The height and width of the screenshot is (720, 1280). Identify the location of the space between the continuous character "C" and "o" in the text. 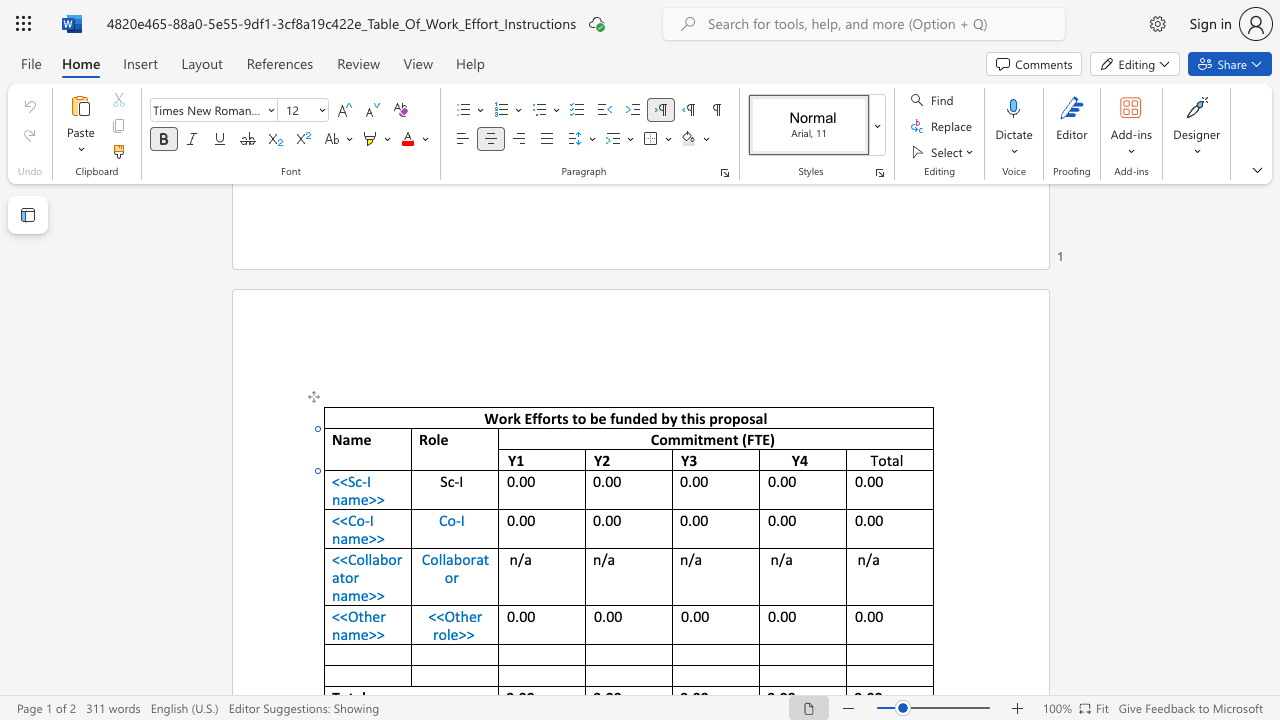
(659, 438).